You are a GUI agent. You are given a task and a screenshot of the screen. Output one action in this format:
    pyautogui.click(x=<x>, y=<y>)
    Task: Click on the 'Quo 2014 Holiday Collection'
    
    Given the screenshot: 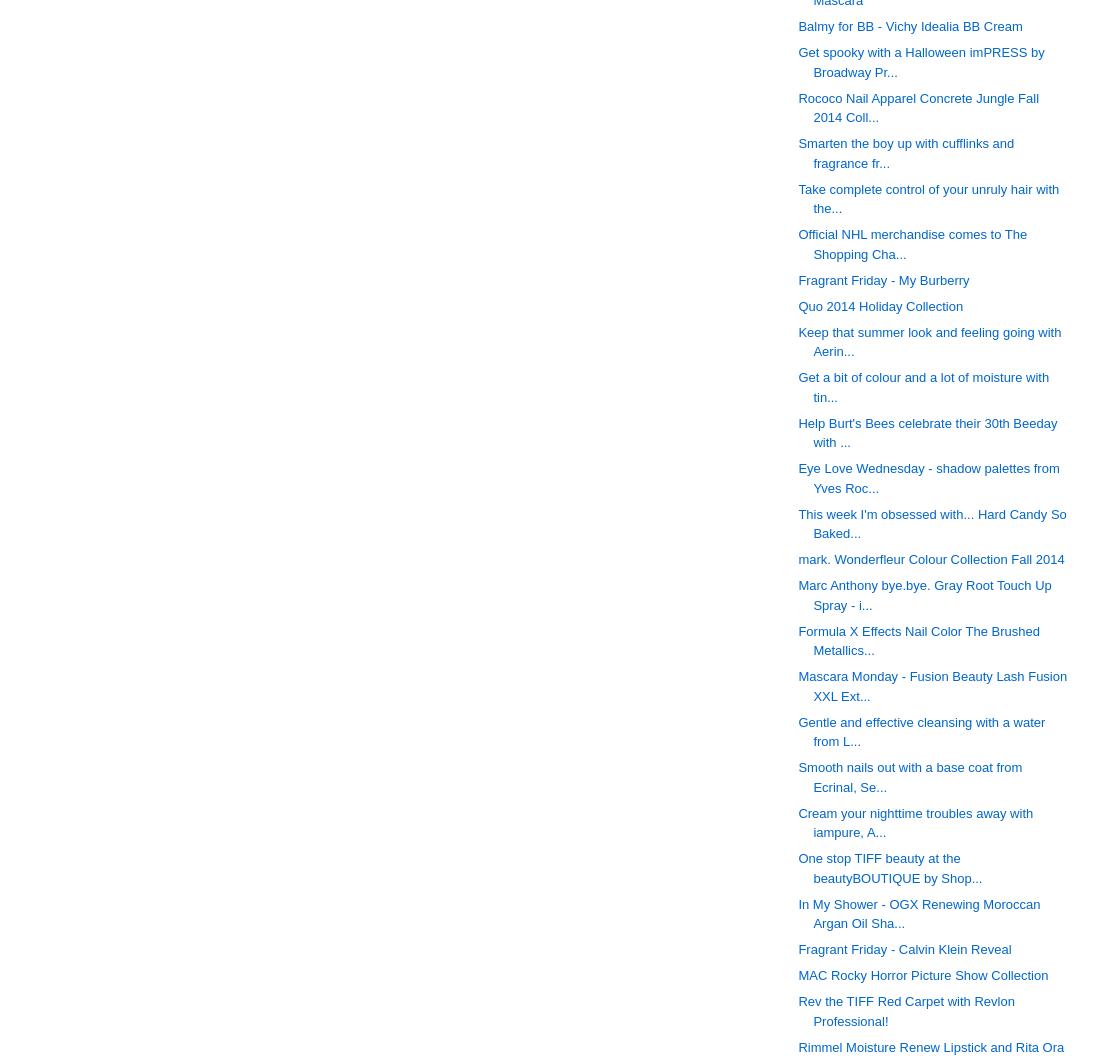 What is the action you would take?
    pyautogui.click(x=879, y=305)
    